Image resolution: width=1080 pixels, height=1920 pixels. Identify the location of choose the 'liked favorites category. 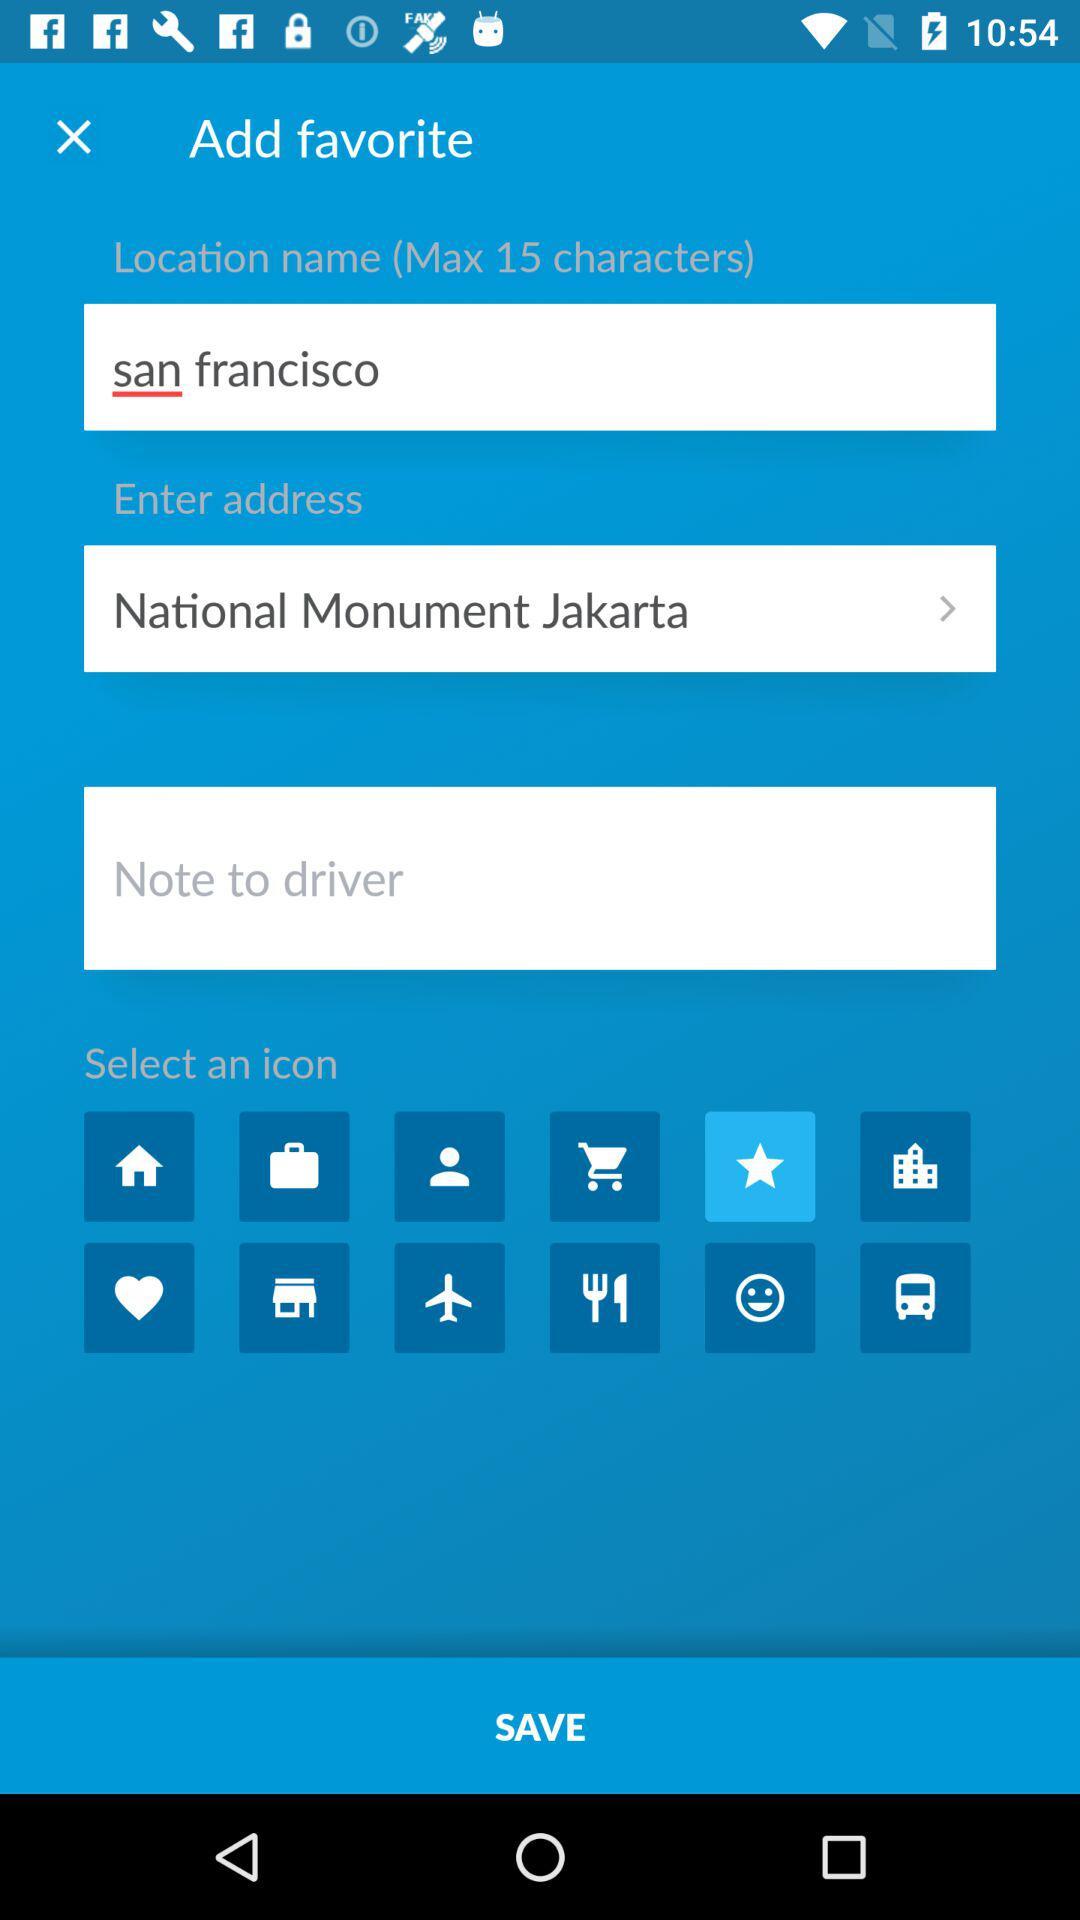
(138, 1297).